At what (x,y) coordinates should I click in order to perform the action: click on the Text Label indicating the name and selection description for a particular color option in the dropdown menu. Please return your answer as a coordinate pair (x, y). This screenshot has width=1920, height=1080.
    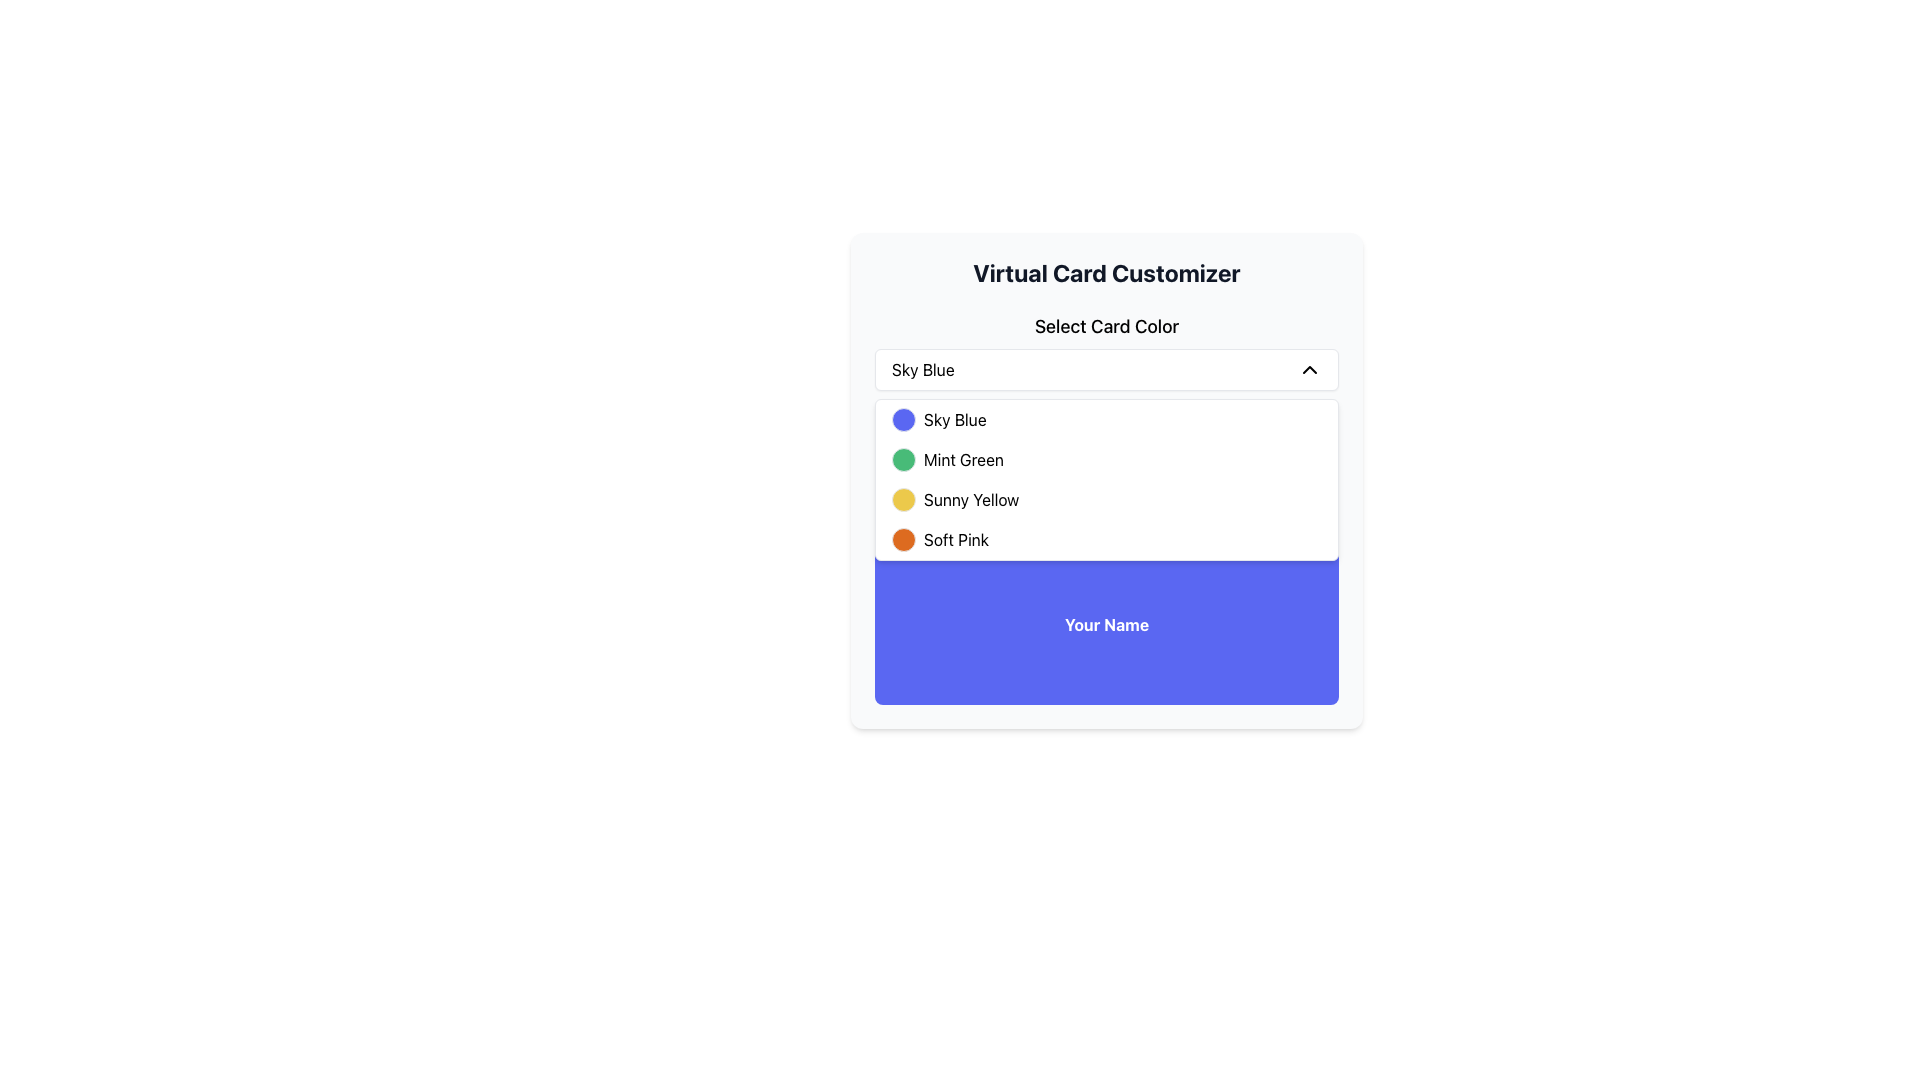
    Looking at the image, I should click on (971, 499).